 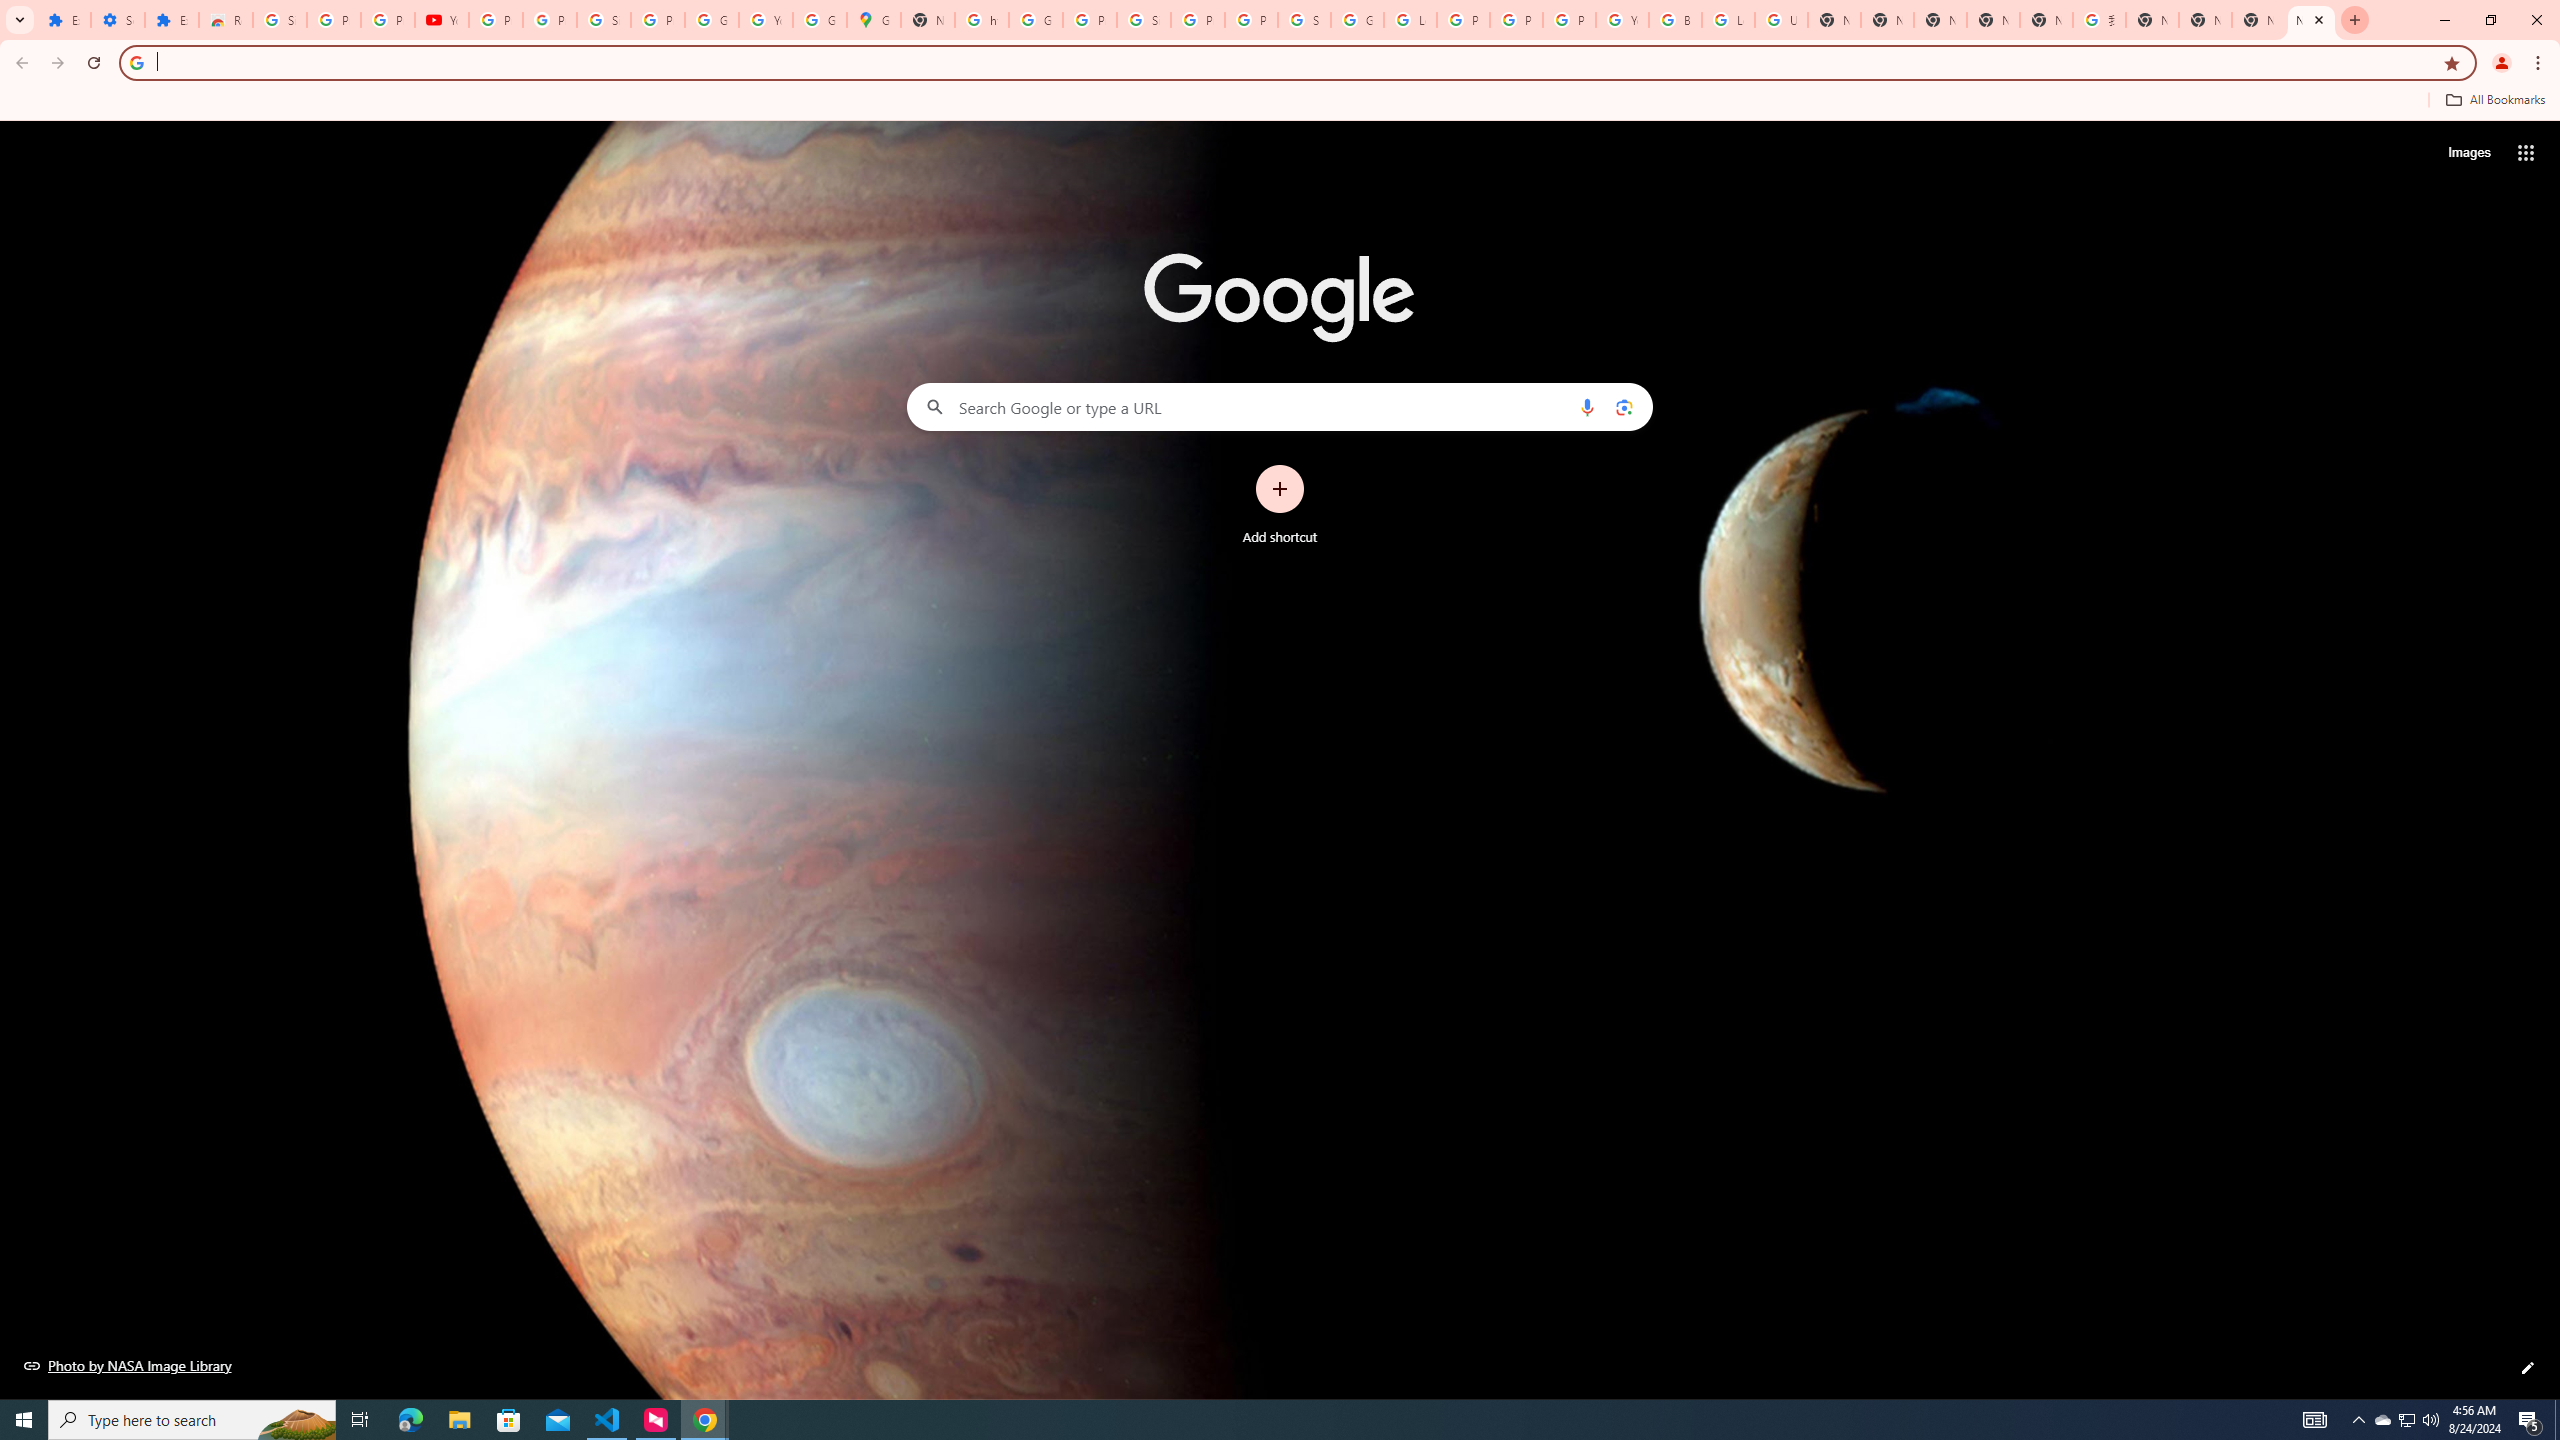 I want to click on 'Search Google or type a URL', so click(x=1280, y=405).